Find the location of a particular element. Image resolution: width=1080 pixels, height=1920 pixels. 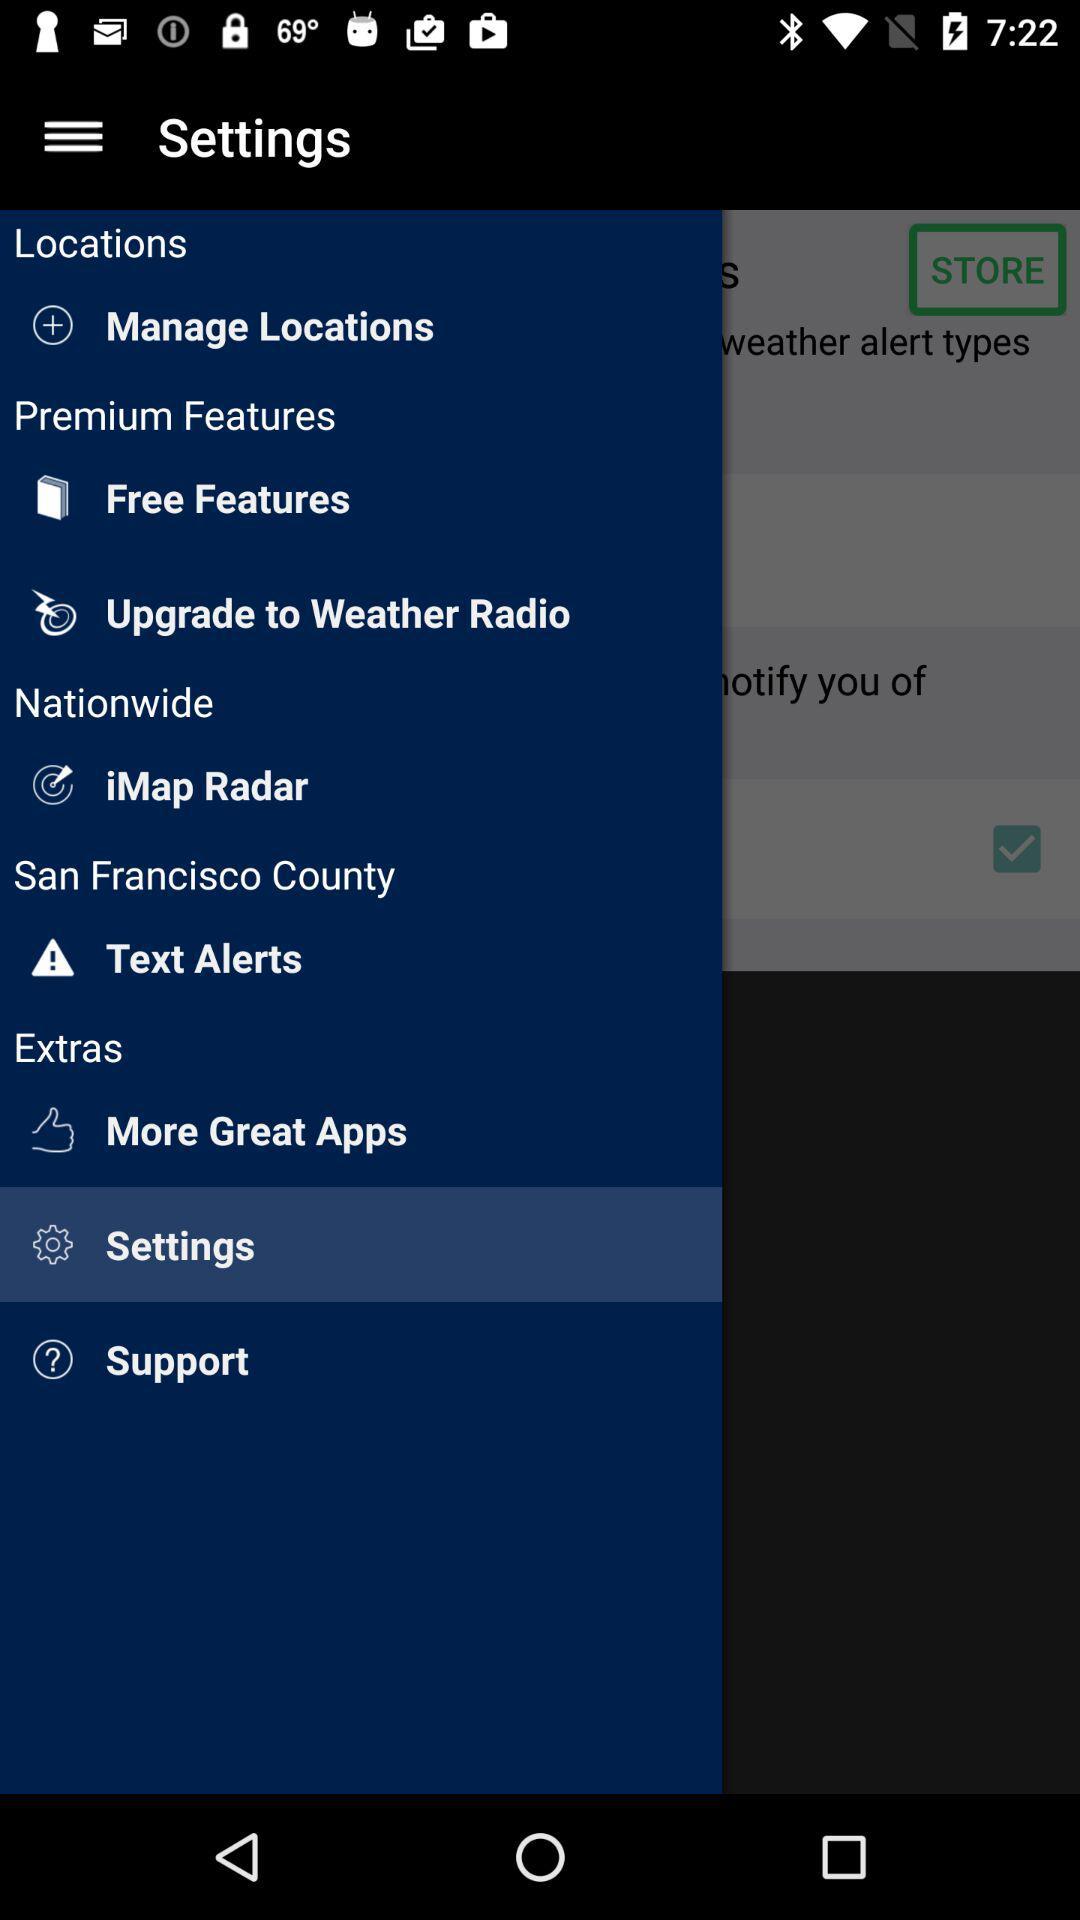

the text at the top right of the page is located at coordinates (986, 268).